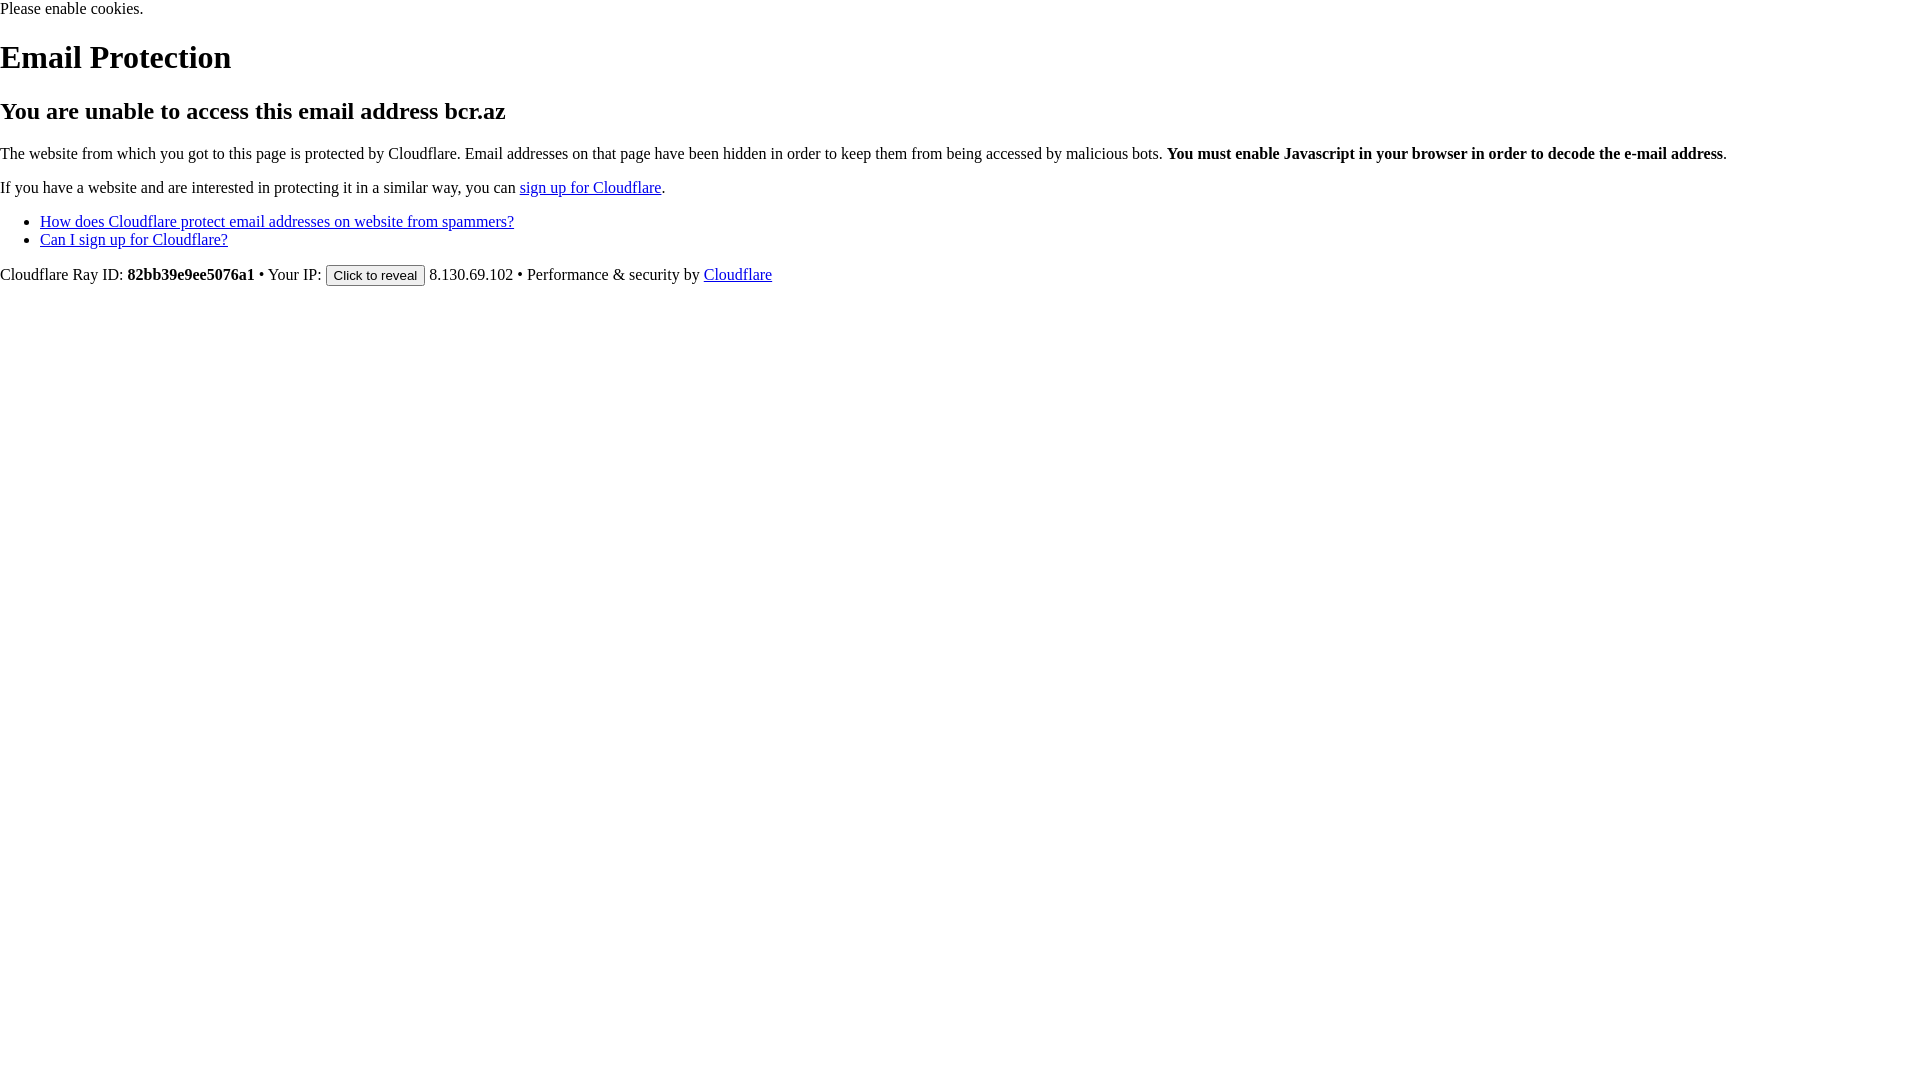 Image resolution: width=1920 pixels, height=1080 pixels. What do you see at coordinates (737, 274) in the screenshot?
I see `'Cloudflare'` at bounding box center [737, 274].